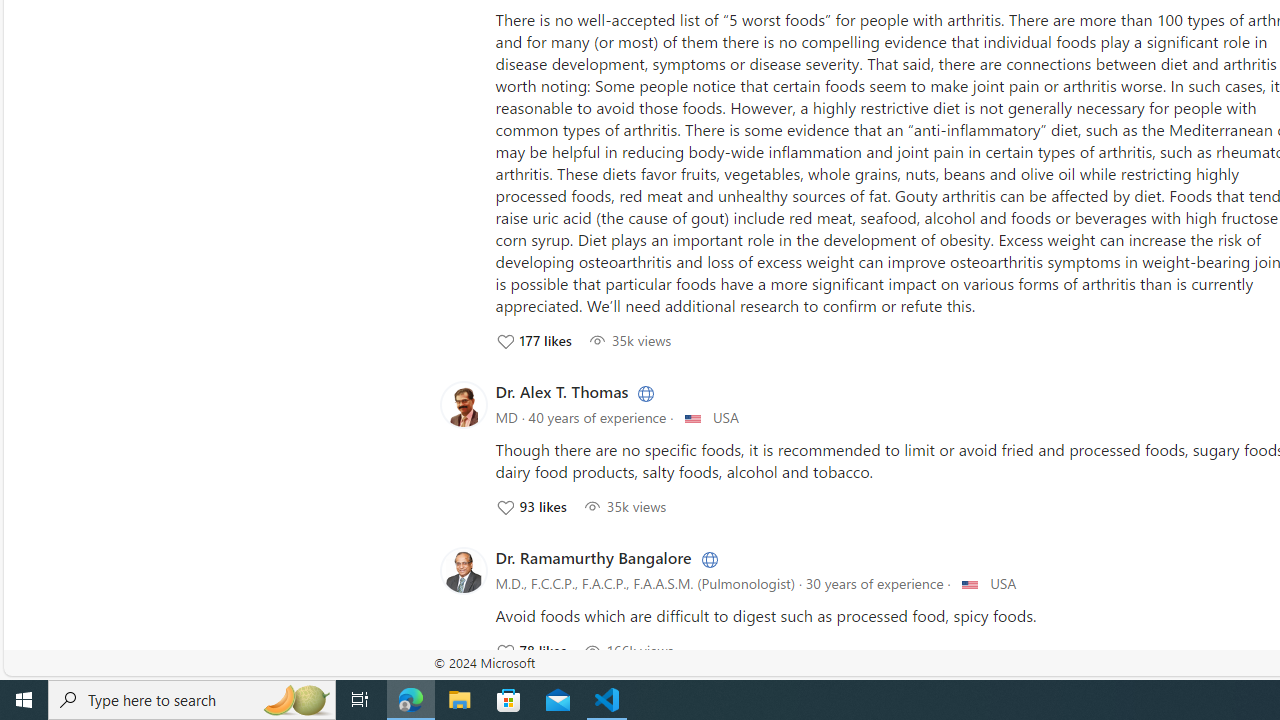  What do you see at coordinates (623, 505) in the screenshot?
I see `'35593 View; Click to View'` at bounding box center [623, 505].